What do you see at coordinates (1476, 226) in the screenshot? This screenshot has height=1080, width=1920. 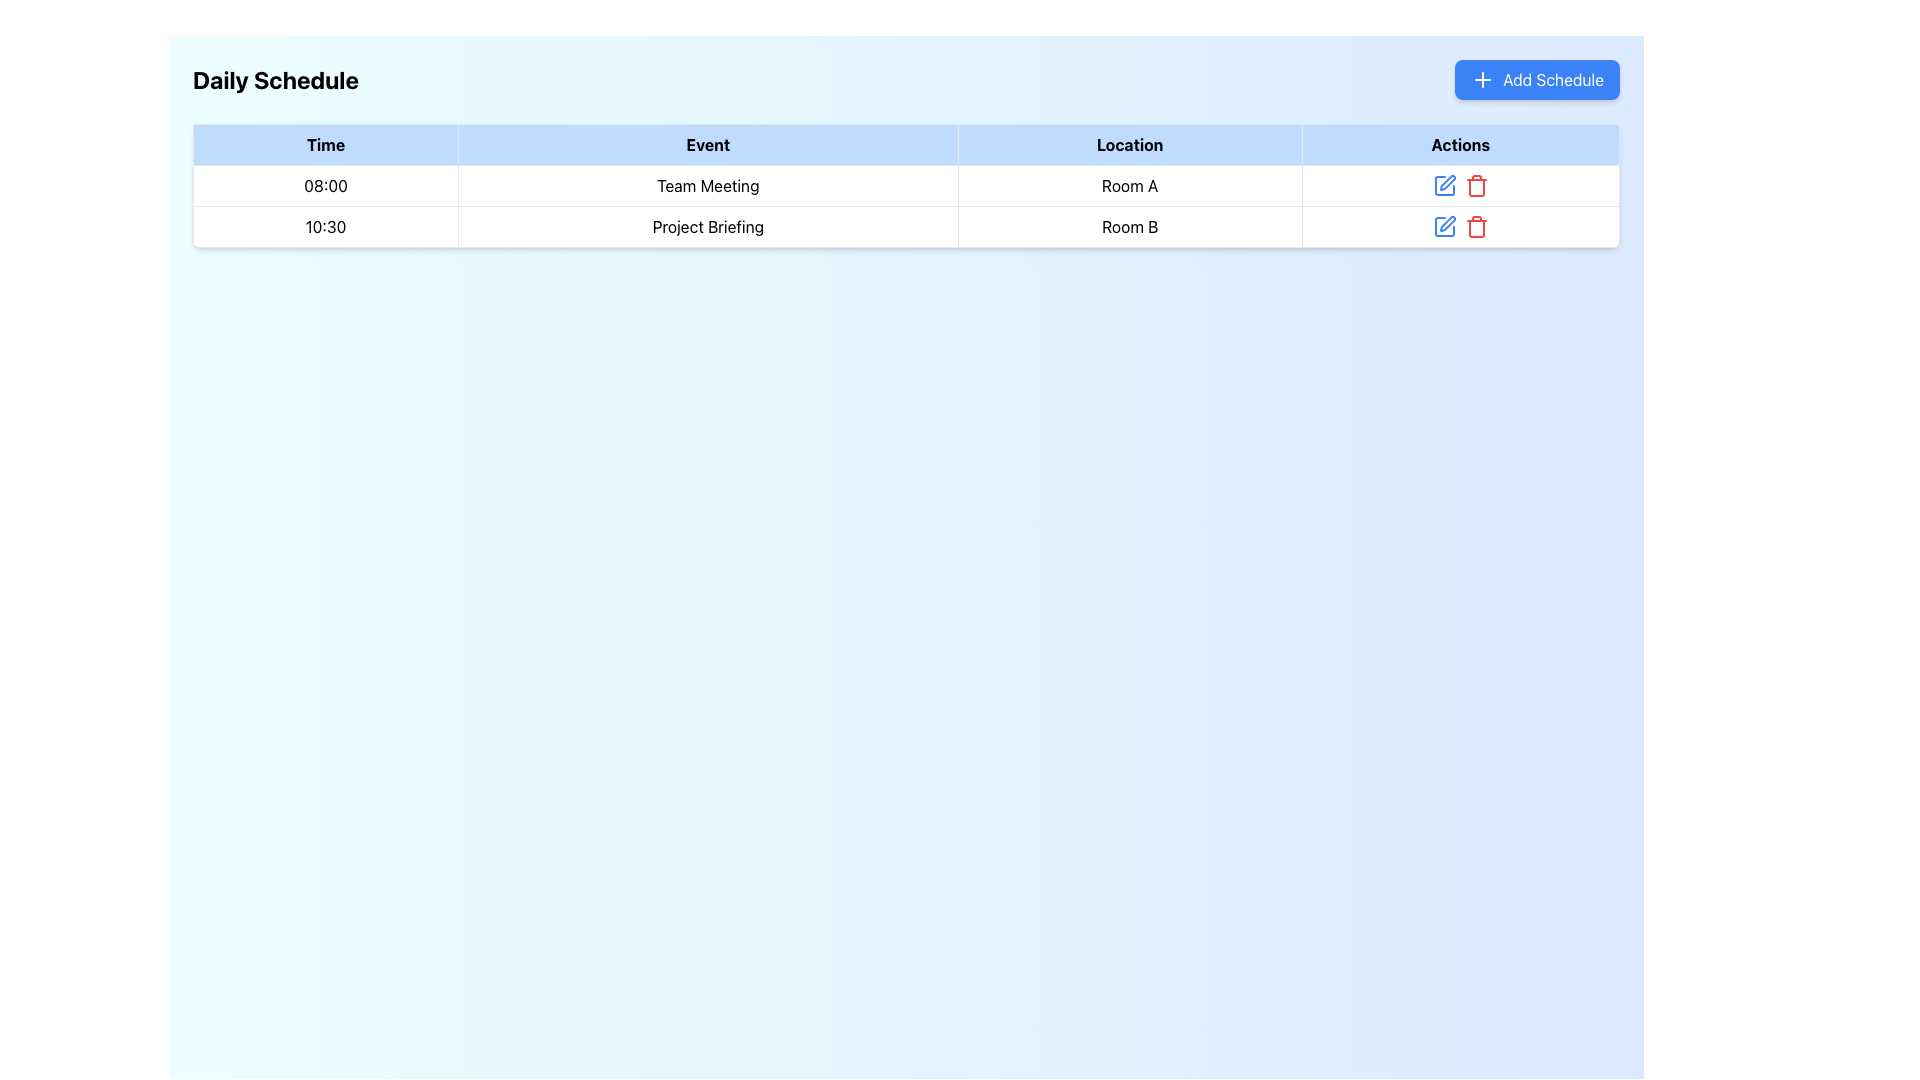 I see `the trash icon in the 'Actions' column of the second table row corresponding to the 'Project Briefing' event with 'Room B' as the location` at bounding box center [1476, 226].